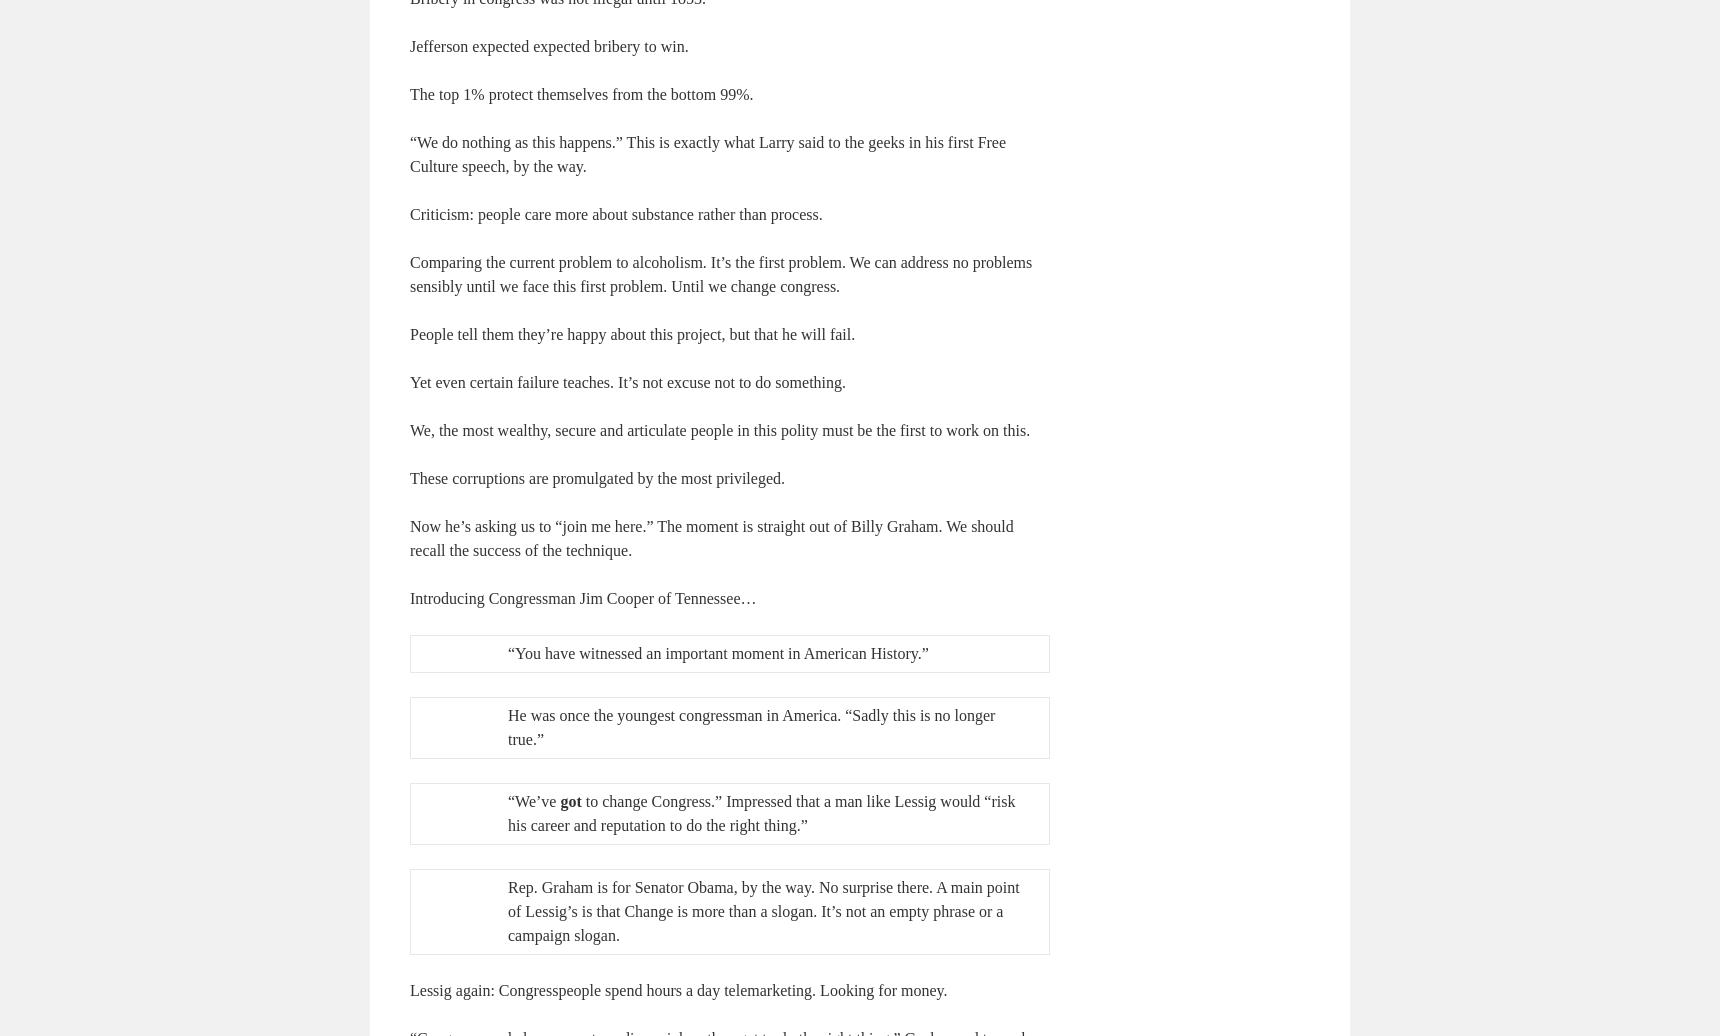  I want to click on 'Criticism: people care more about substance rather than process.', so click(410, 213).